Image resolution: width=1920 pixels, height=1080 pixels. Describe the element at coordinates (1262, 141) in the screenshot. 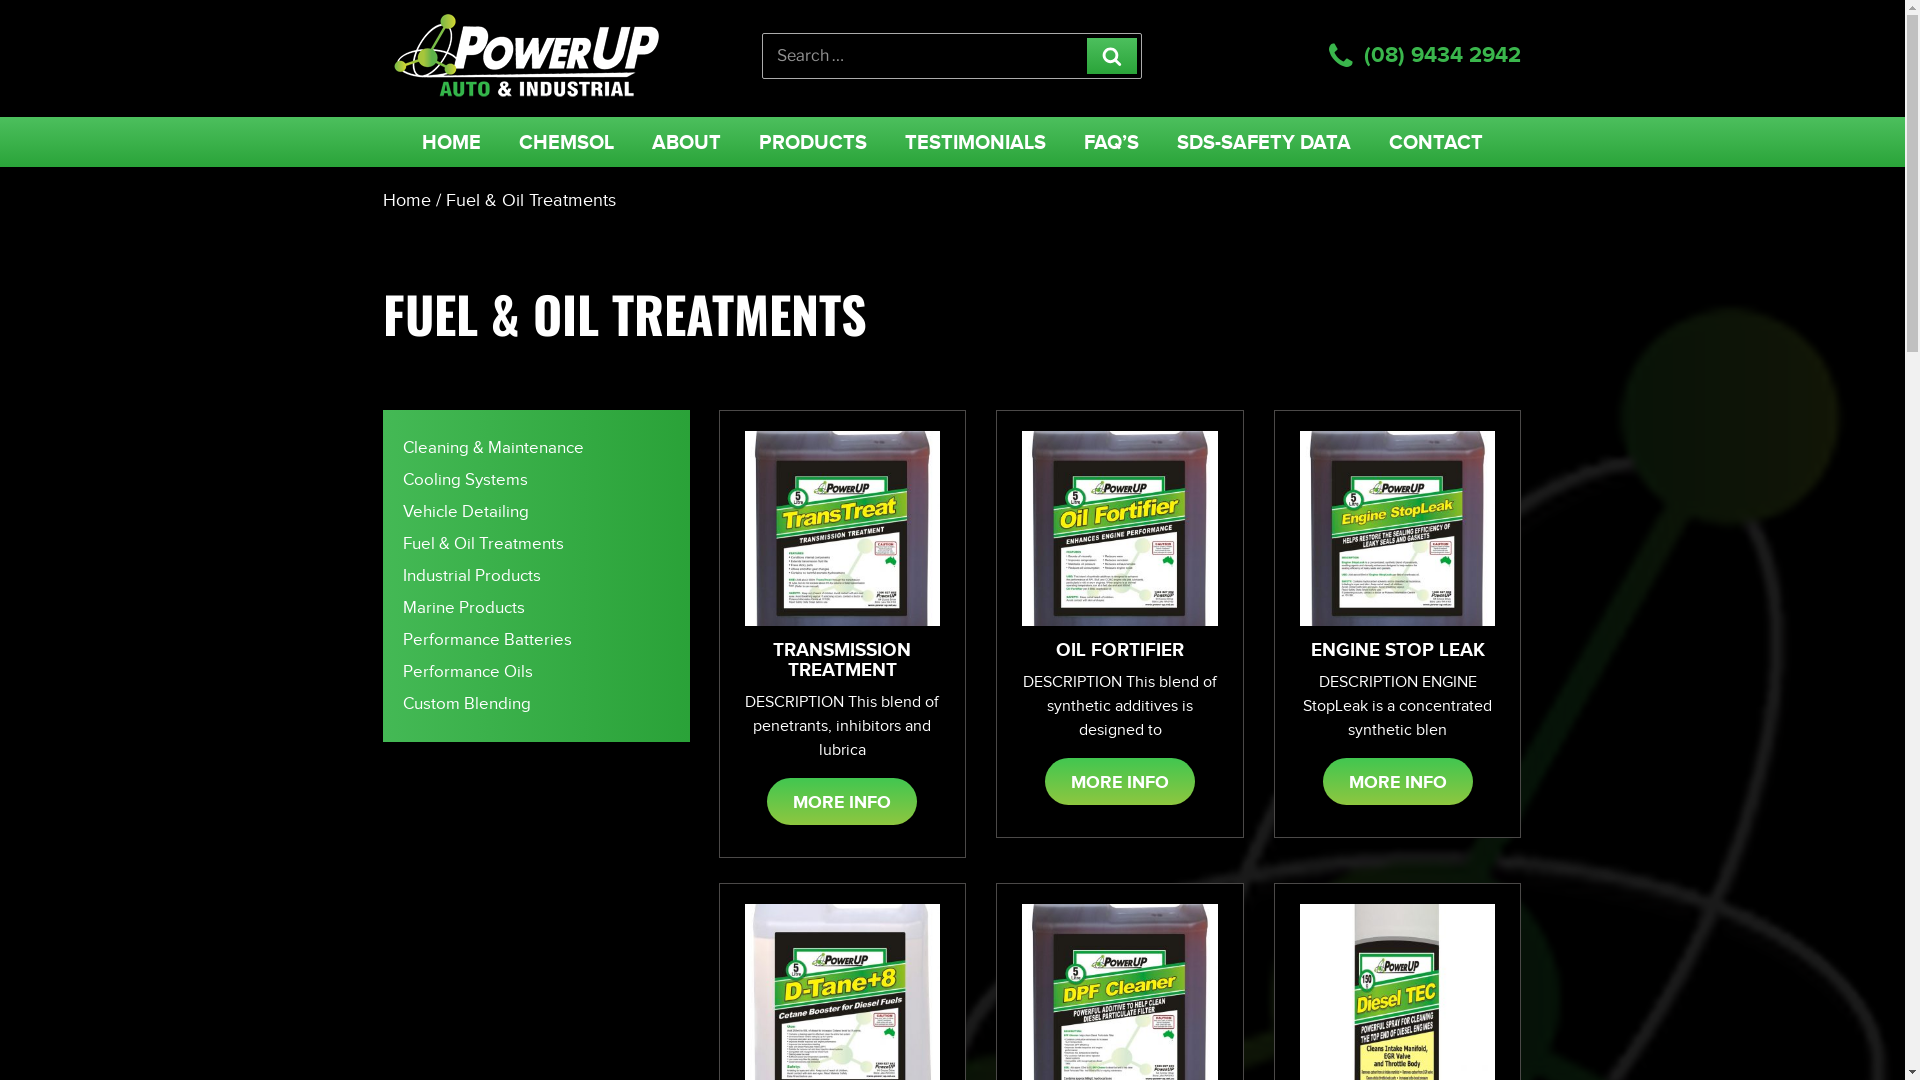

I see `'SDS-SAFETY DATA'` at that location.